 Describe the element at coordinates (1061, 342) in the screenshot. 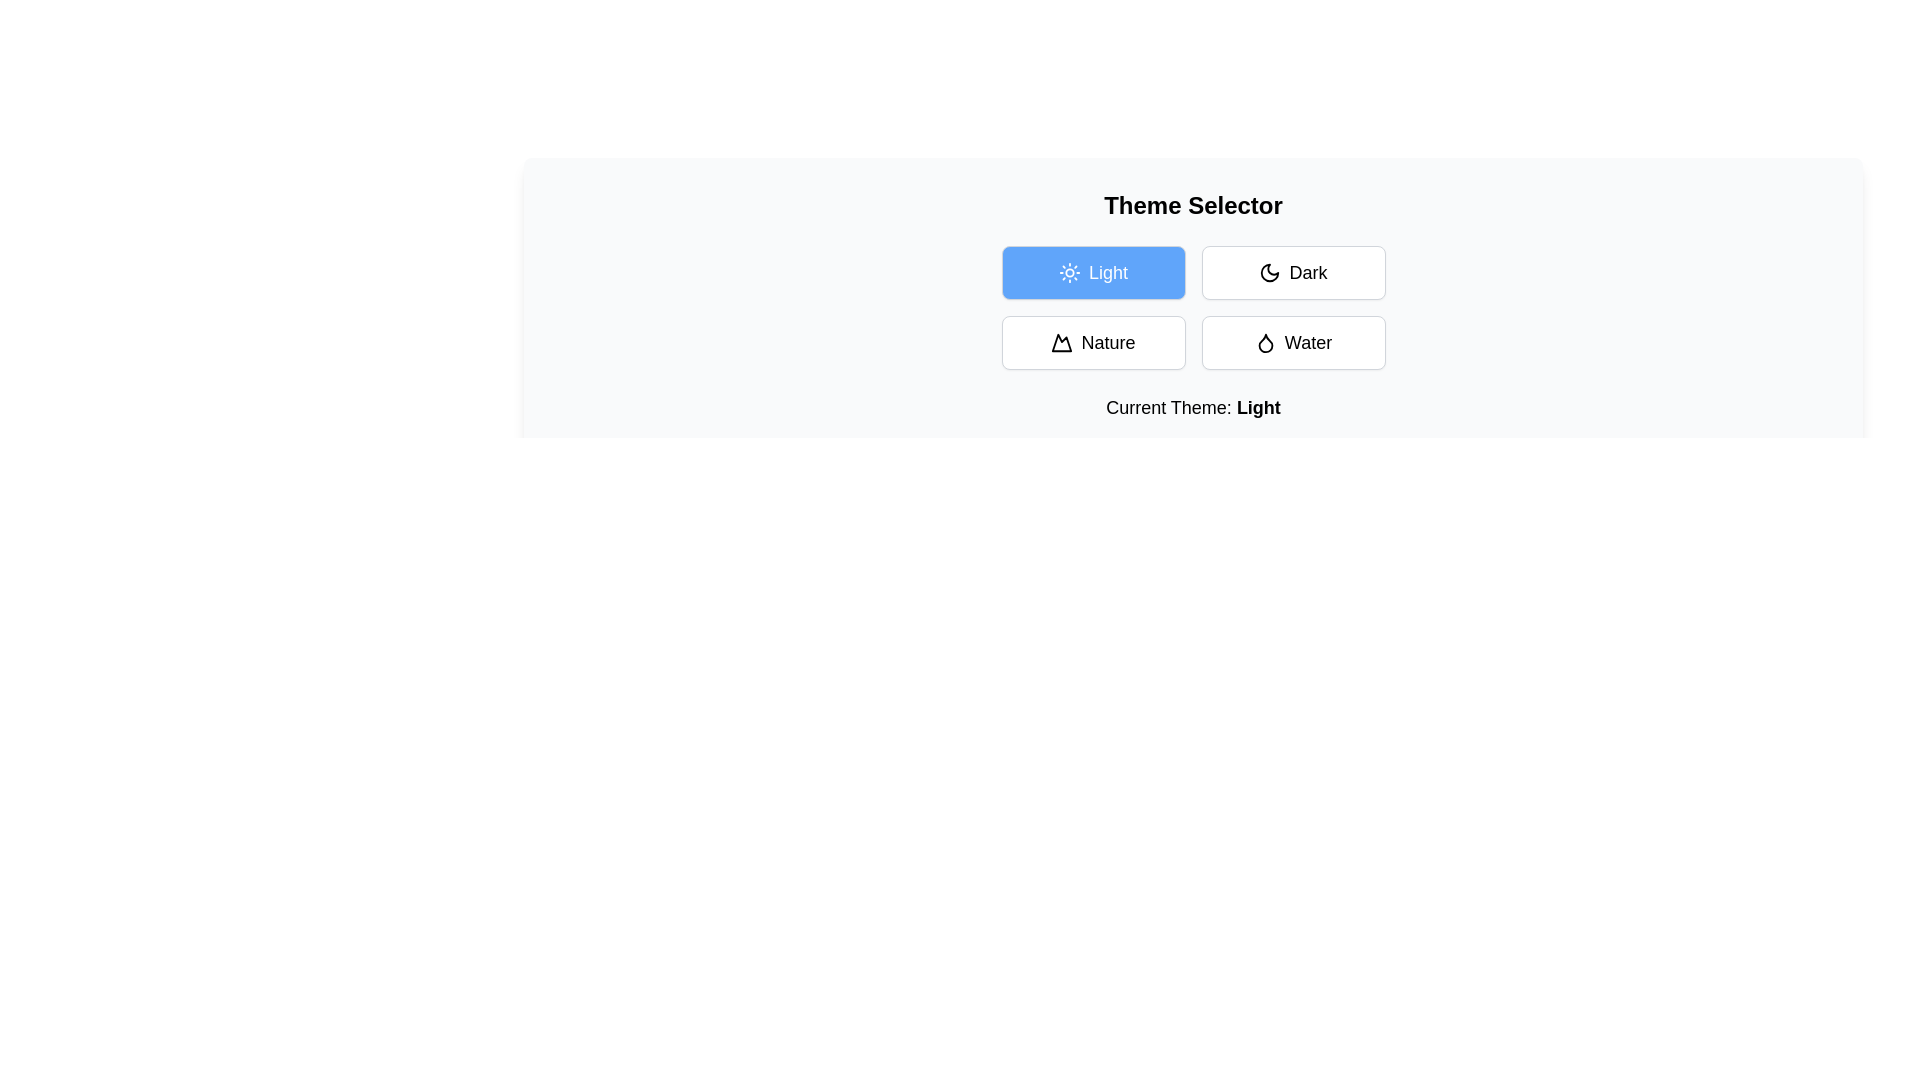

I see `the mountain outline icon located inside the 'Nature' button, which is part of the Theme Selector row` at that location.